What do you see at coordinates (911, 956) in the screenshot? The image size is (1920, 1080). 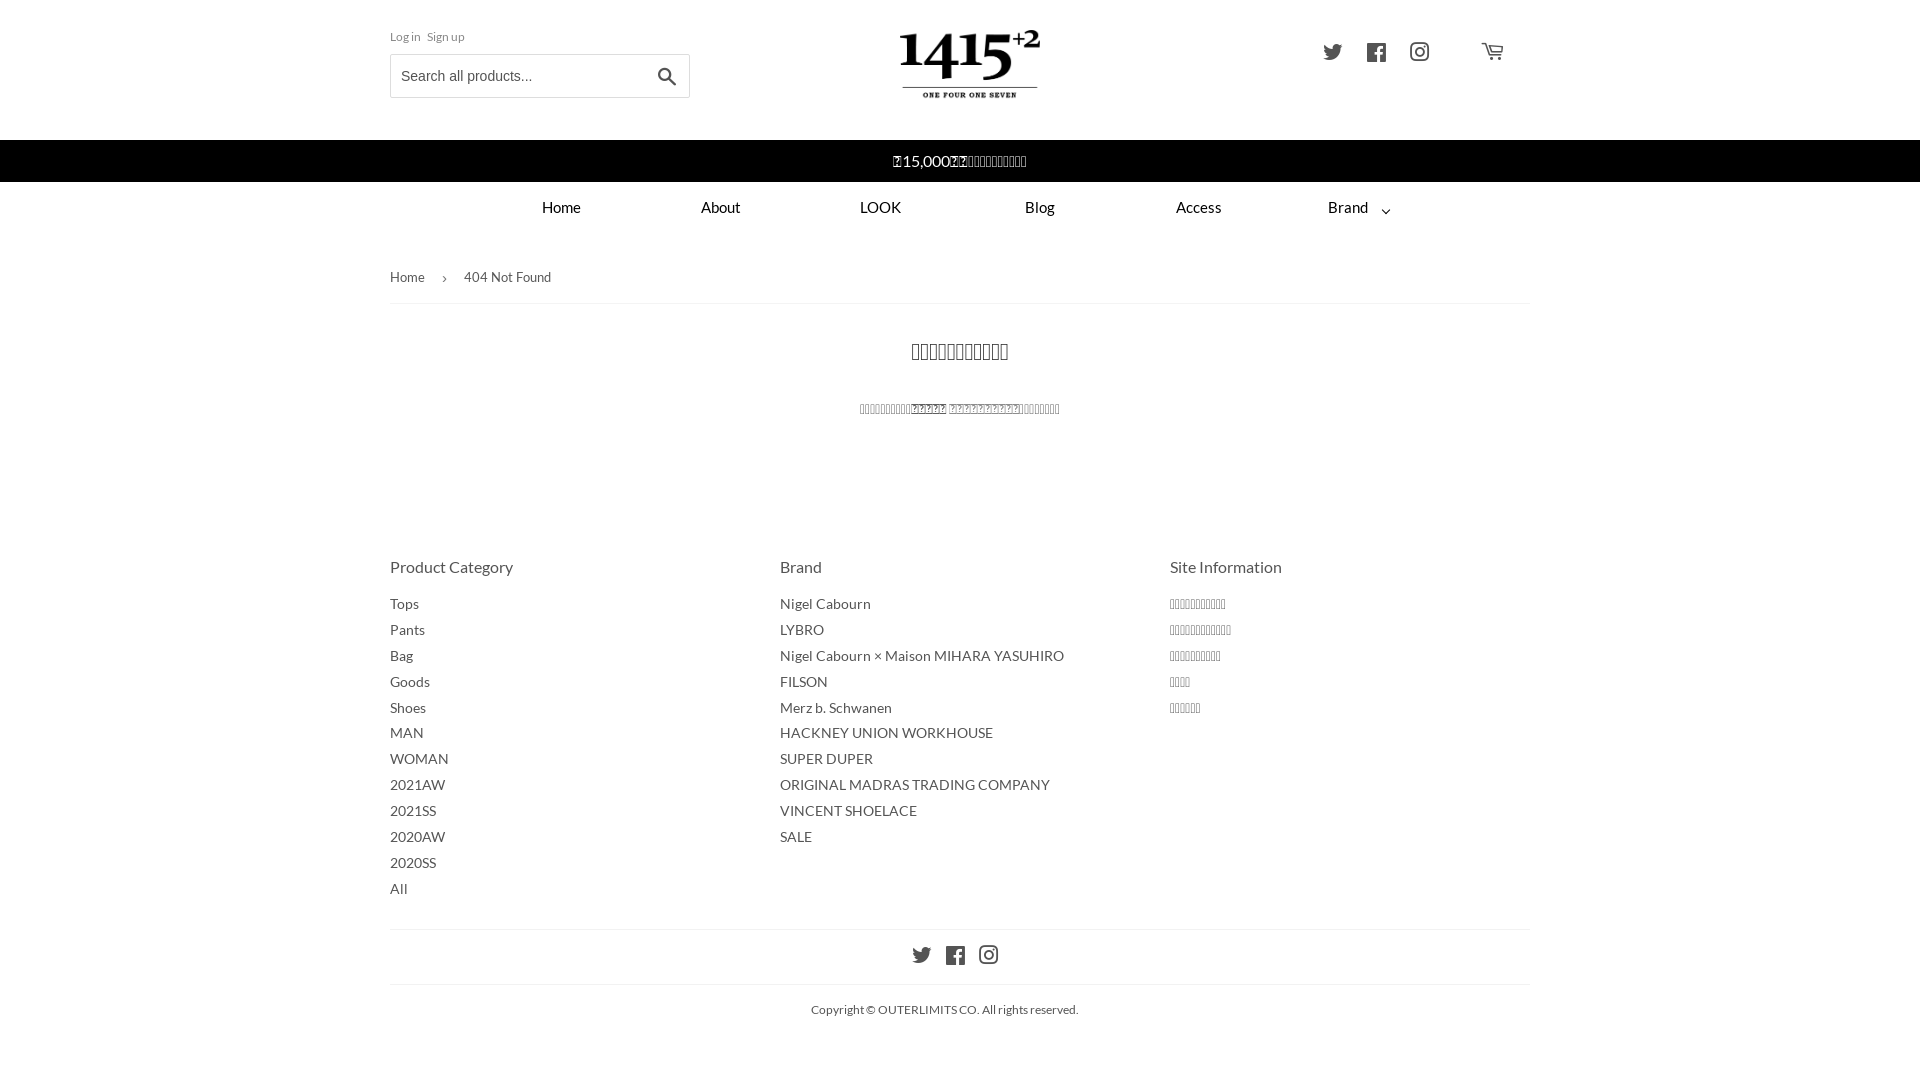 I see `'Twitter'` at bounding box center [911, 956].